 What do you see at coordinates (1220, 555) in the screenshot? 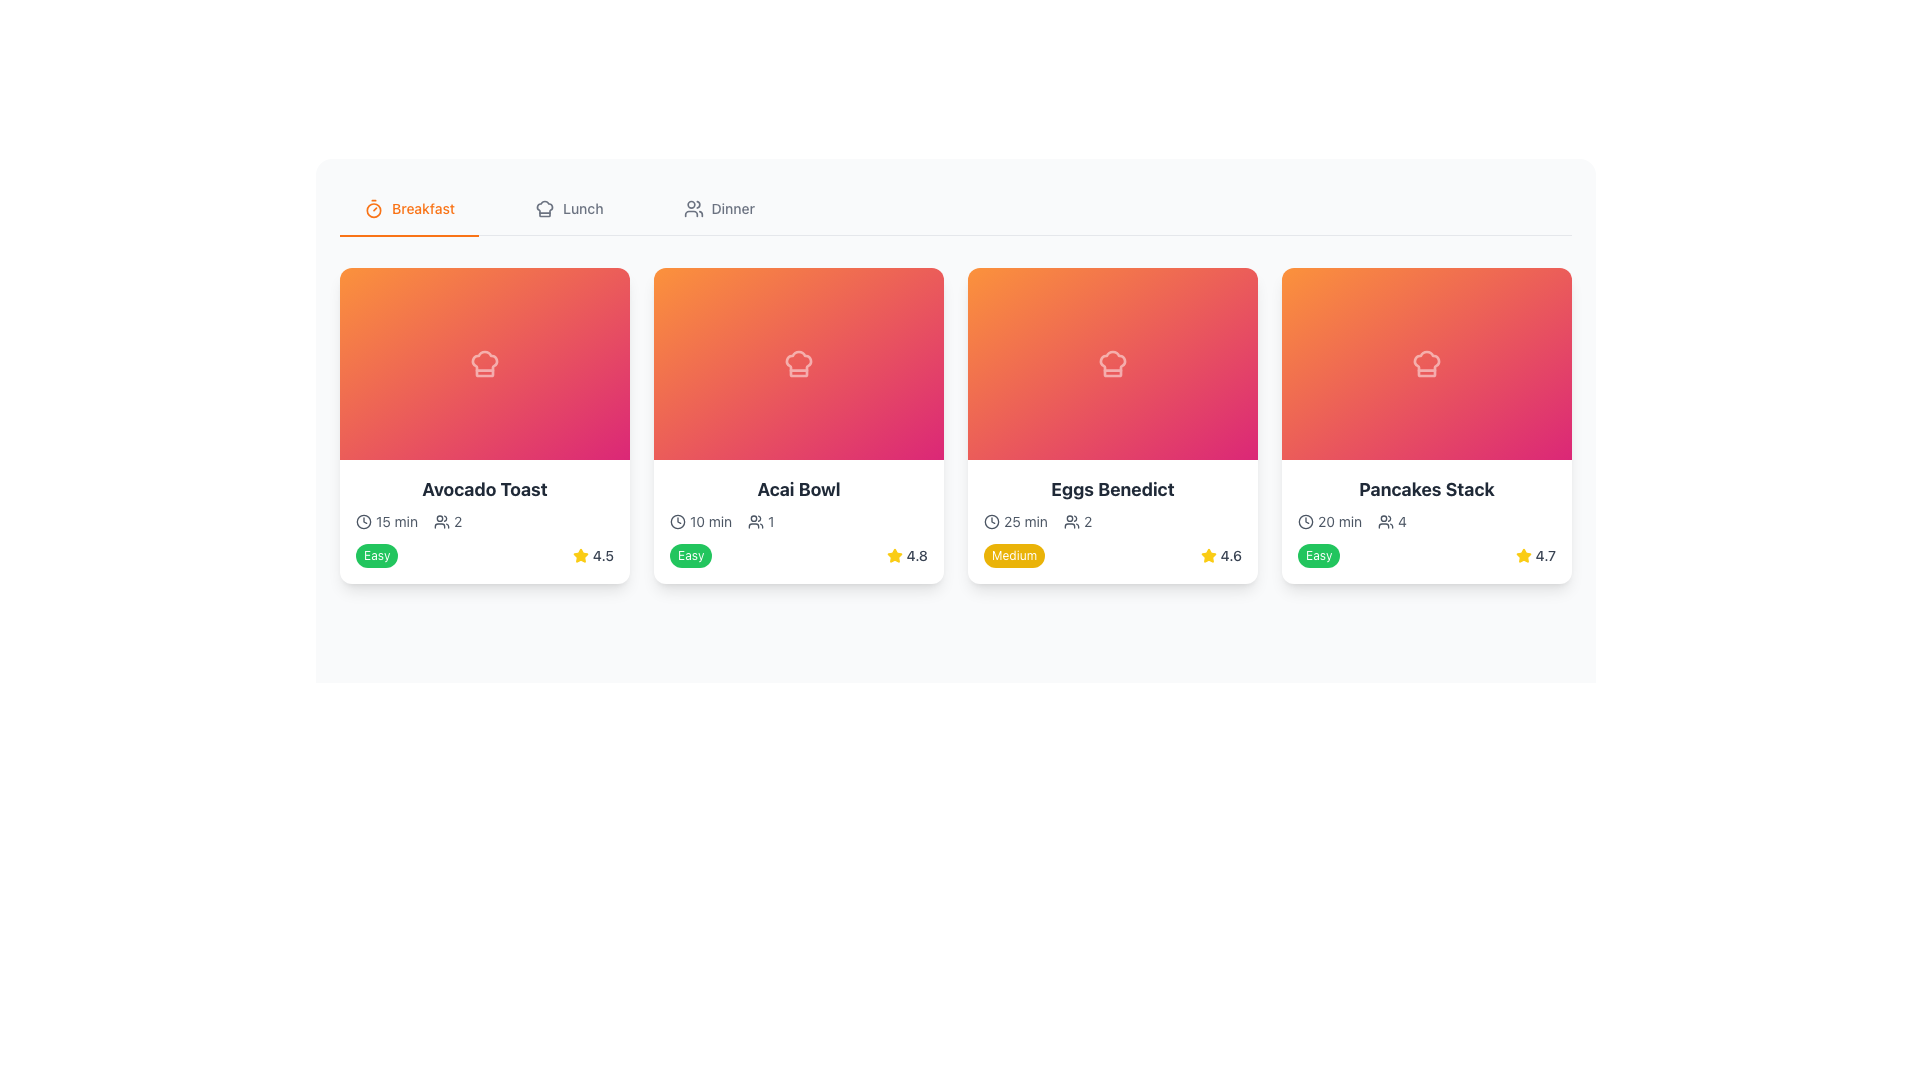
I see `the rating display for the 'Eggs Benedict' item, which combines an icon and a text label, located in the bottom-right area of its card, specifically to the right of the 'Medium' difficulty label` at bounding box center [1220, 555].